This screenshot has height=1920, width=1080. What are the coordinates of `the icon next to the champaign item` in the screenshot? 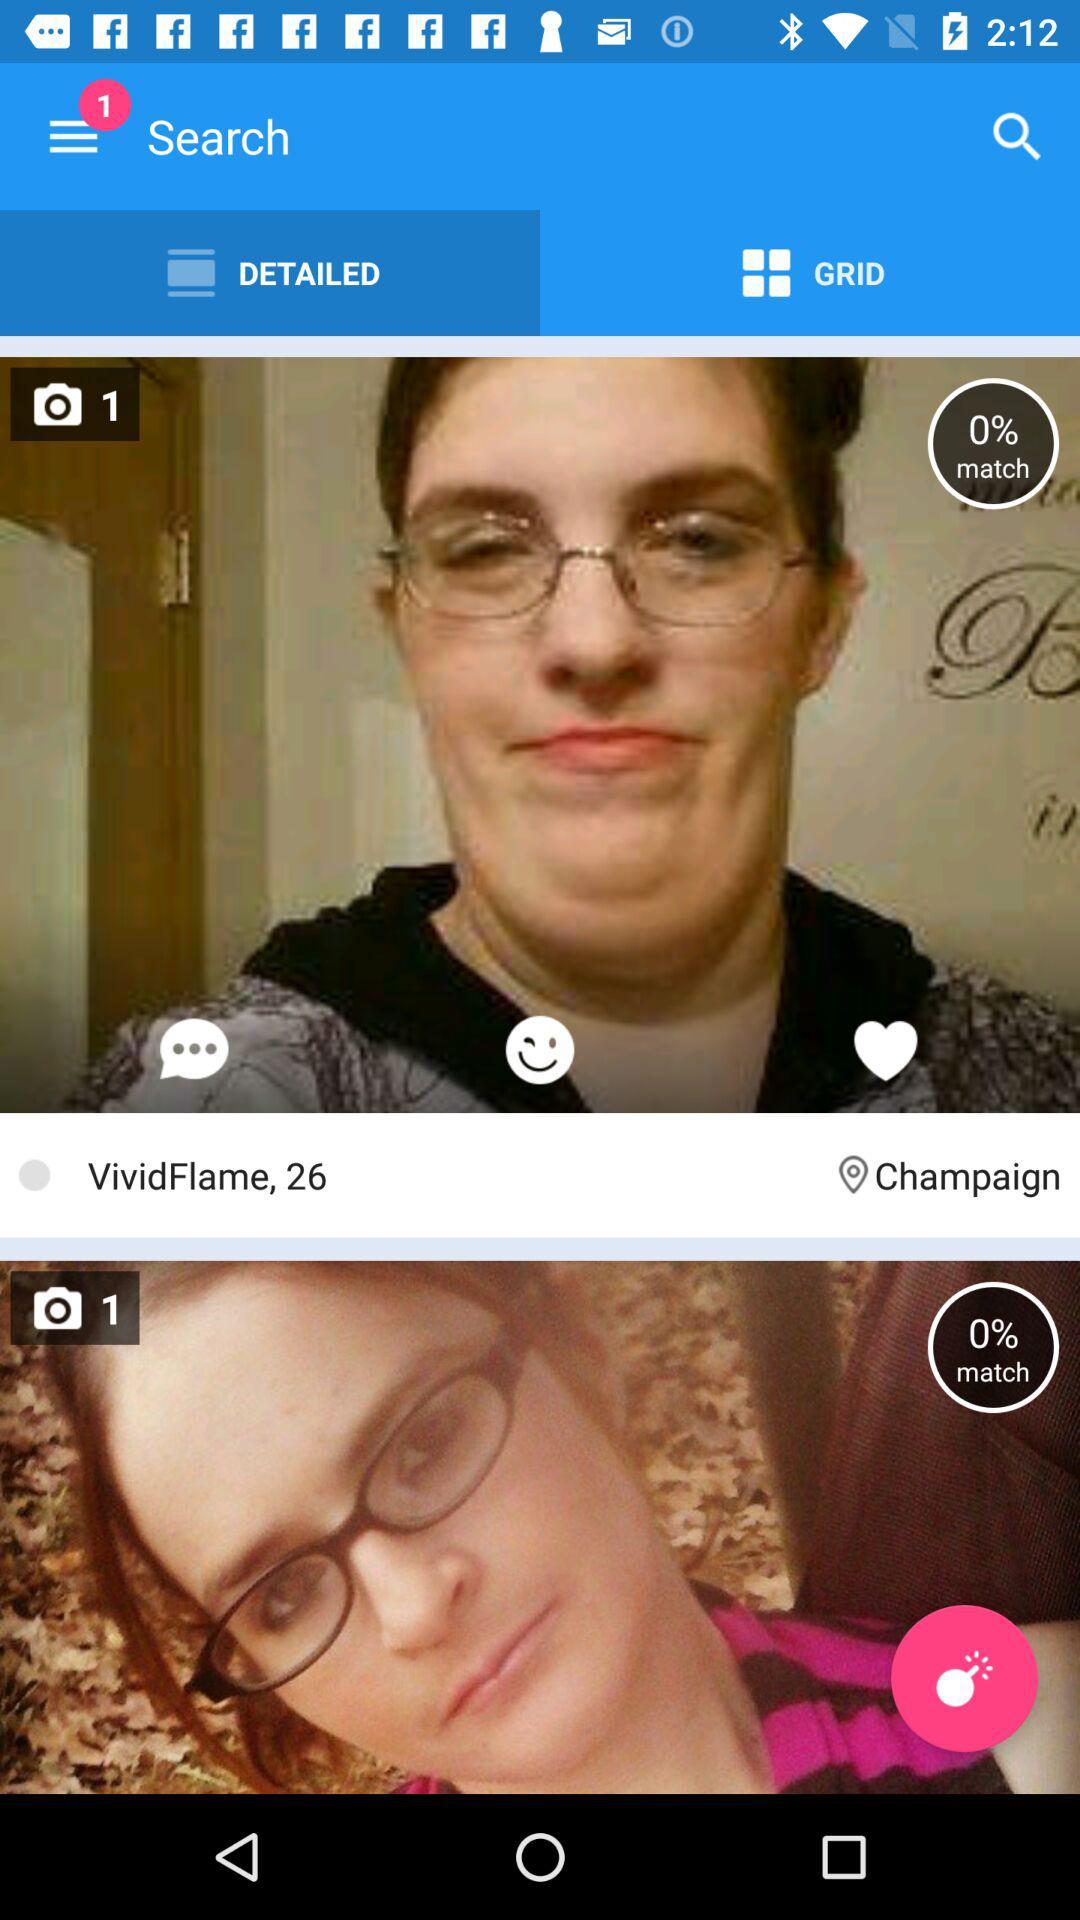 It's located at (450, 1175).